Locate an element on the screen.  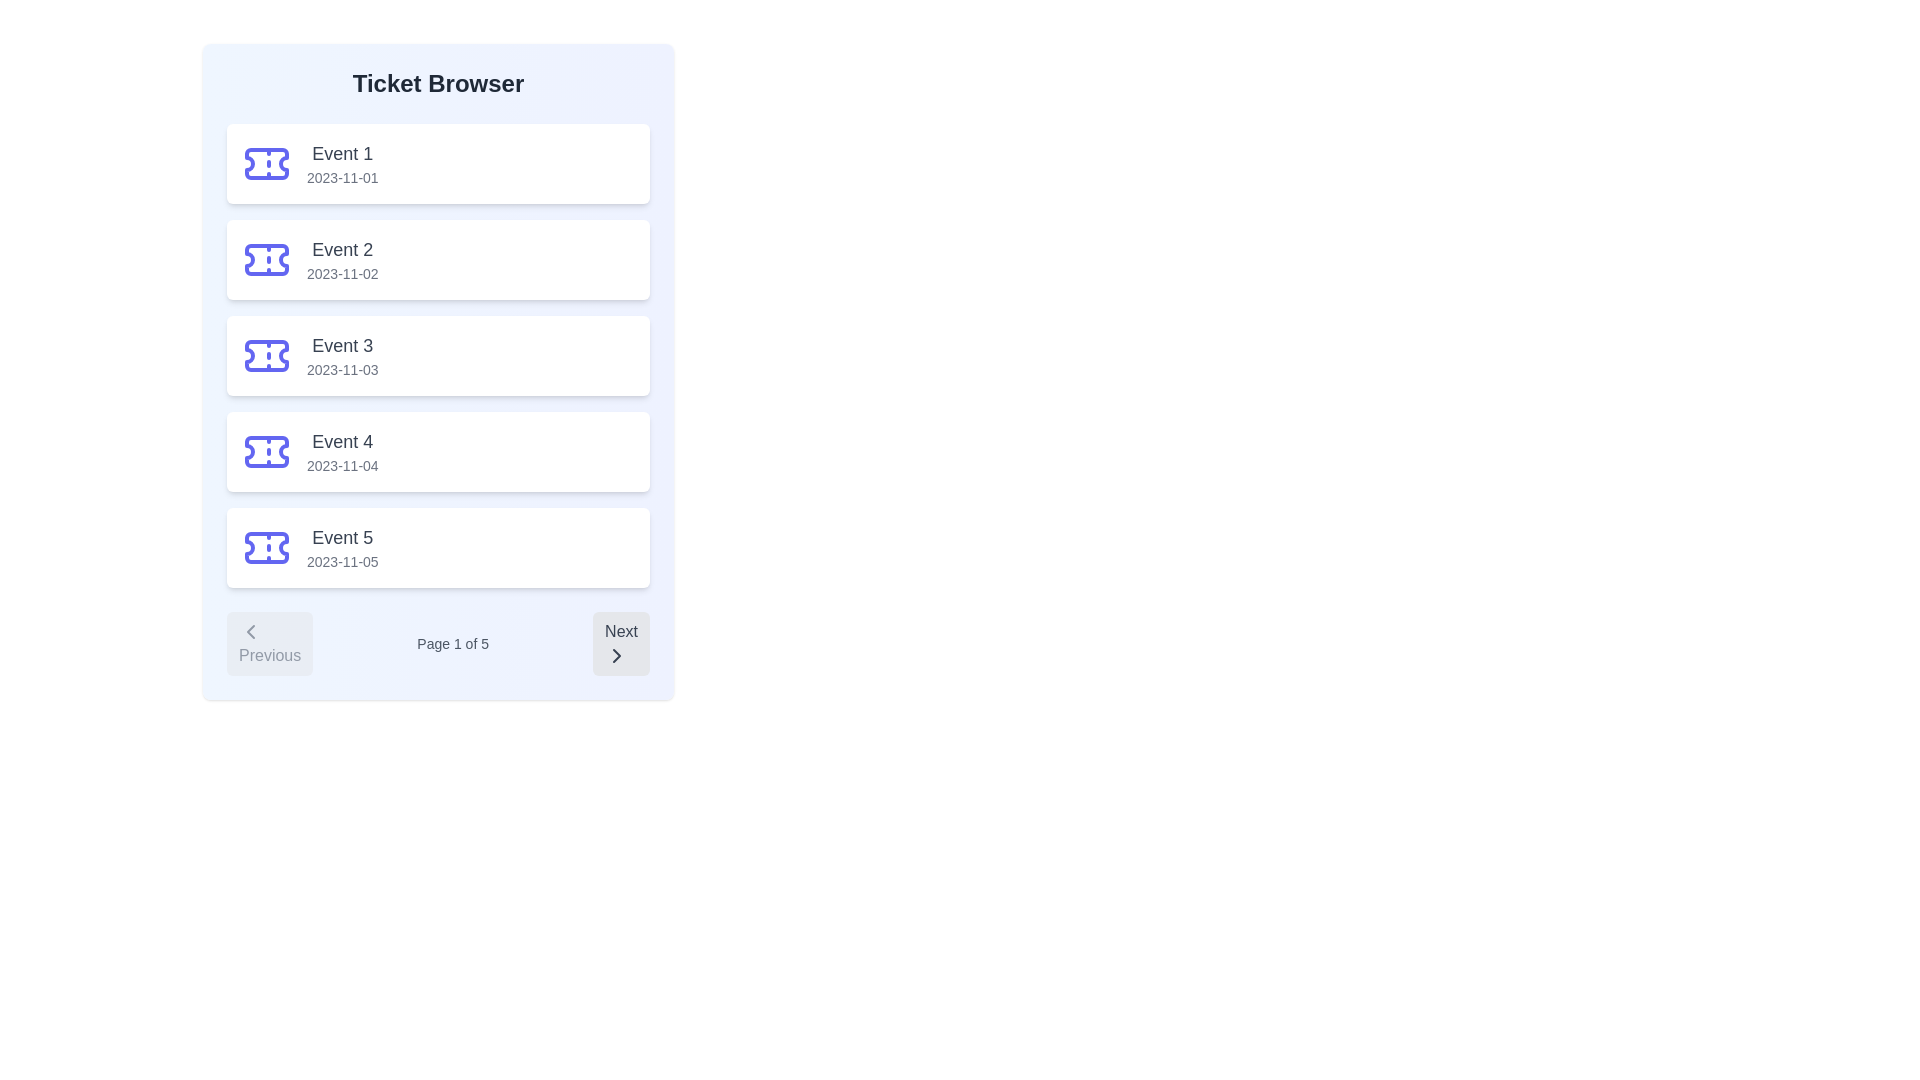
the informational text block displaying event details, positioned as the third item in a vertical list between 'Event 2' and 'Event 4' is located at coordinates (342, 354).